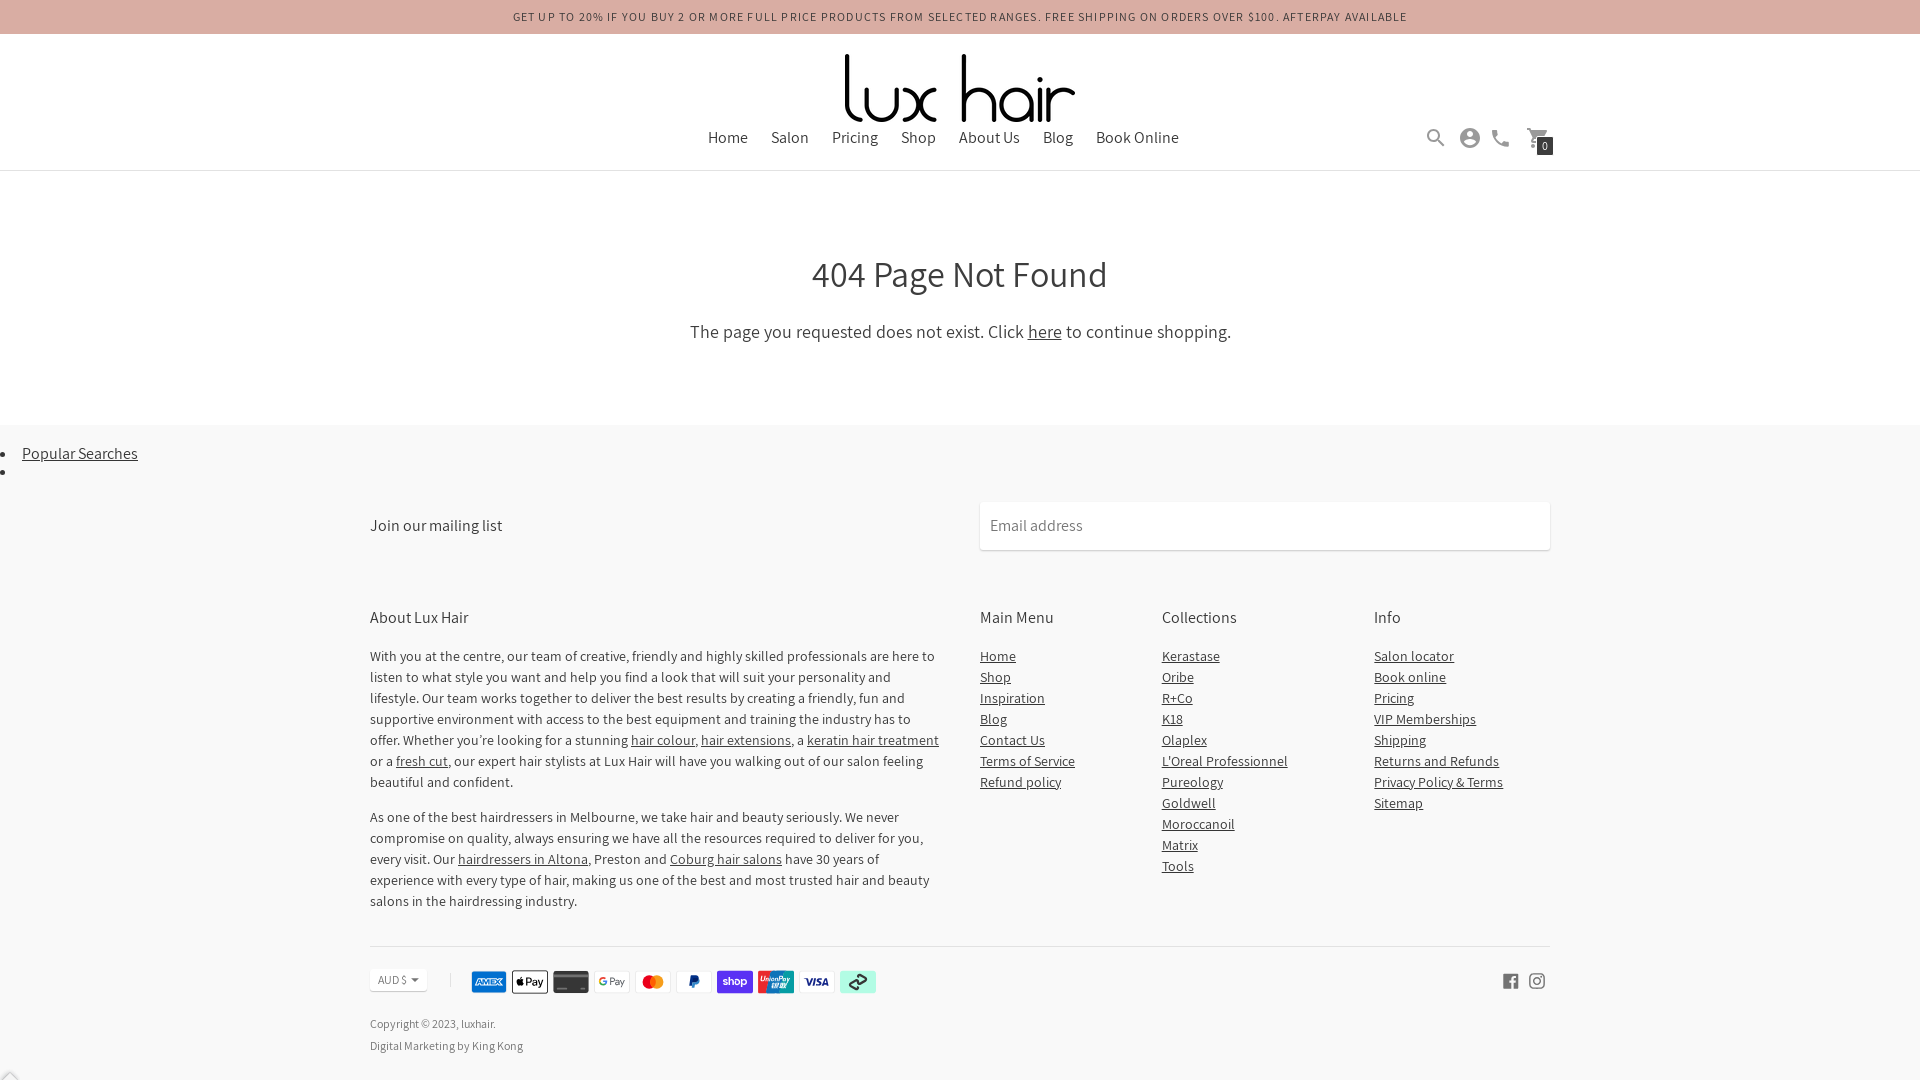 The width and height of the screenshot is (1920, 1080). I want to click on 'Contact Us', so click(1012, 740).